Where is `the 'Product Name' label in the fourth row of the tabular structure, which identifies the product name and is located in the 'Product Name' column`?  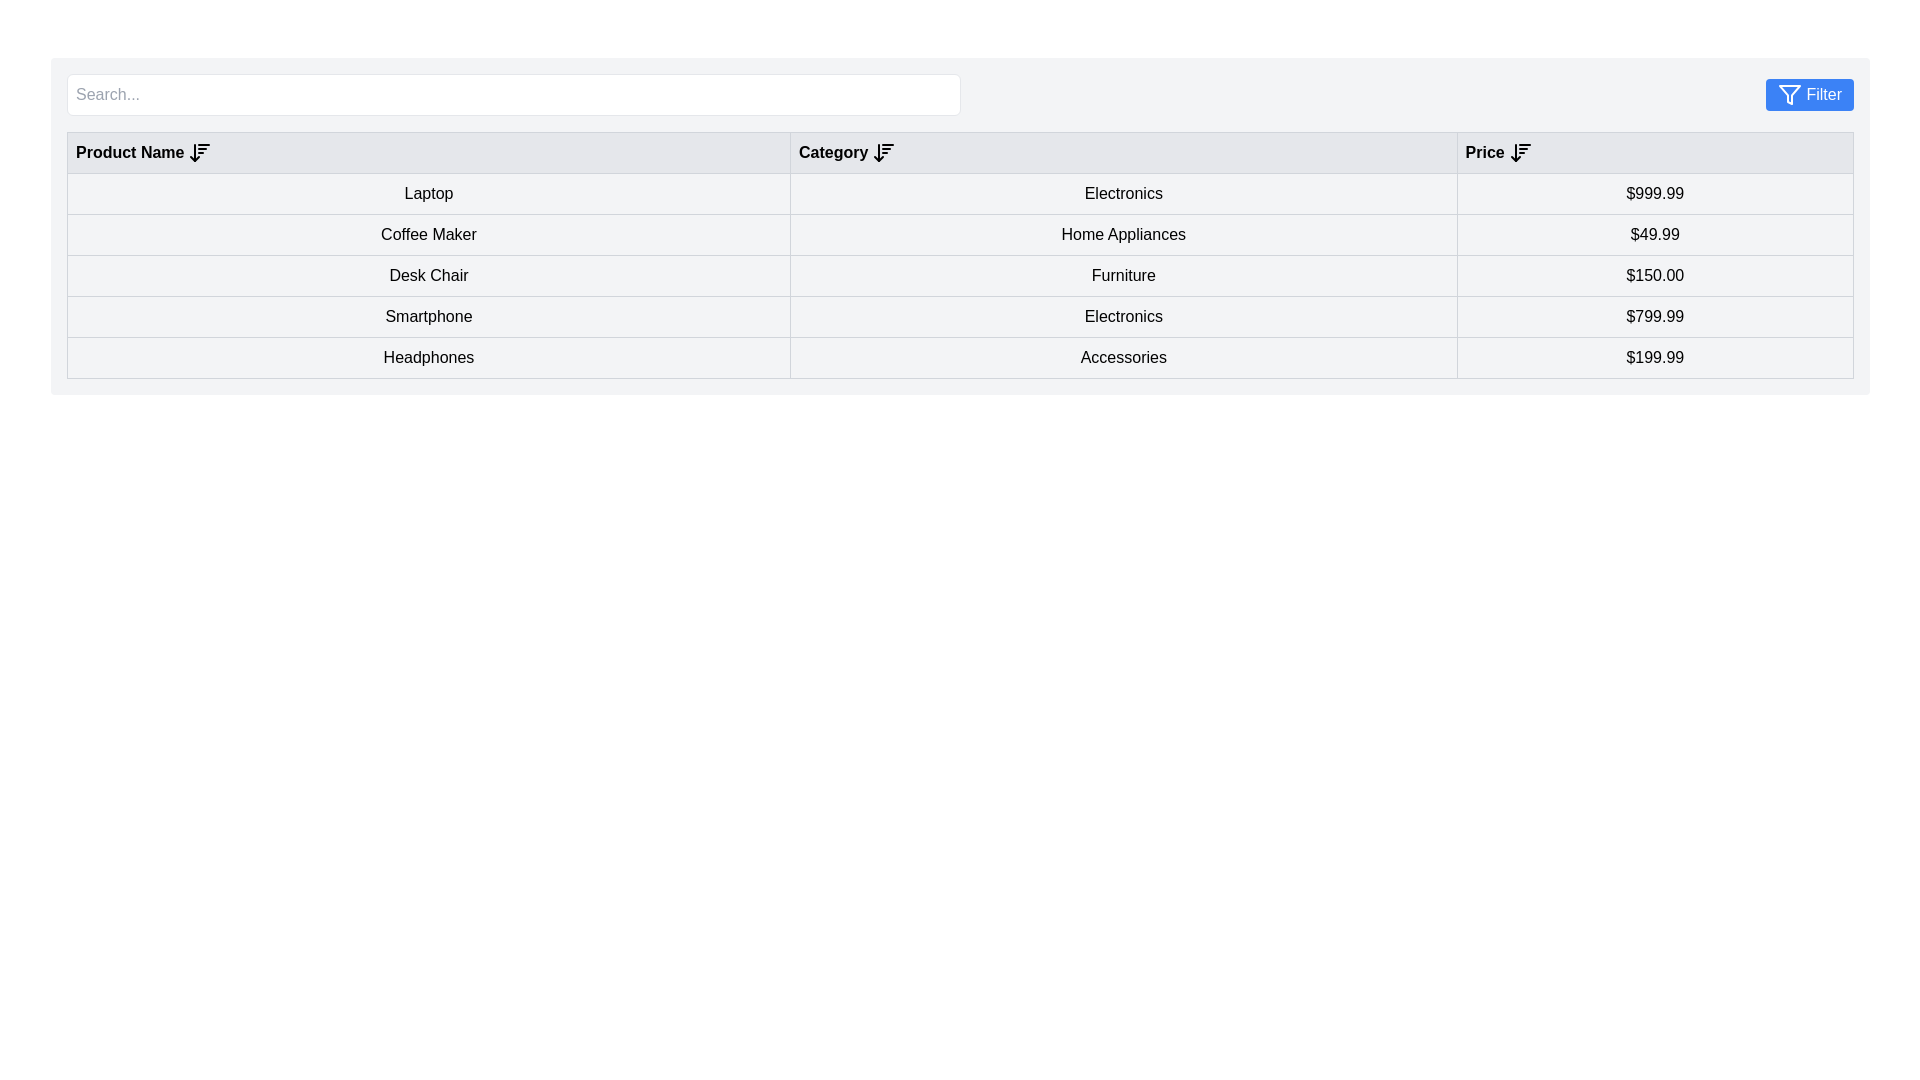
the 'Product Name' label in the fourth row of the tabular structure, which identifies the product name and is located in the 'Product Name' column is located at coordinates (427, 315).